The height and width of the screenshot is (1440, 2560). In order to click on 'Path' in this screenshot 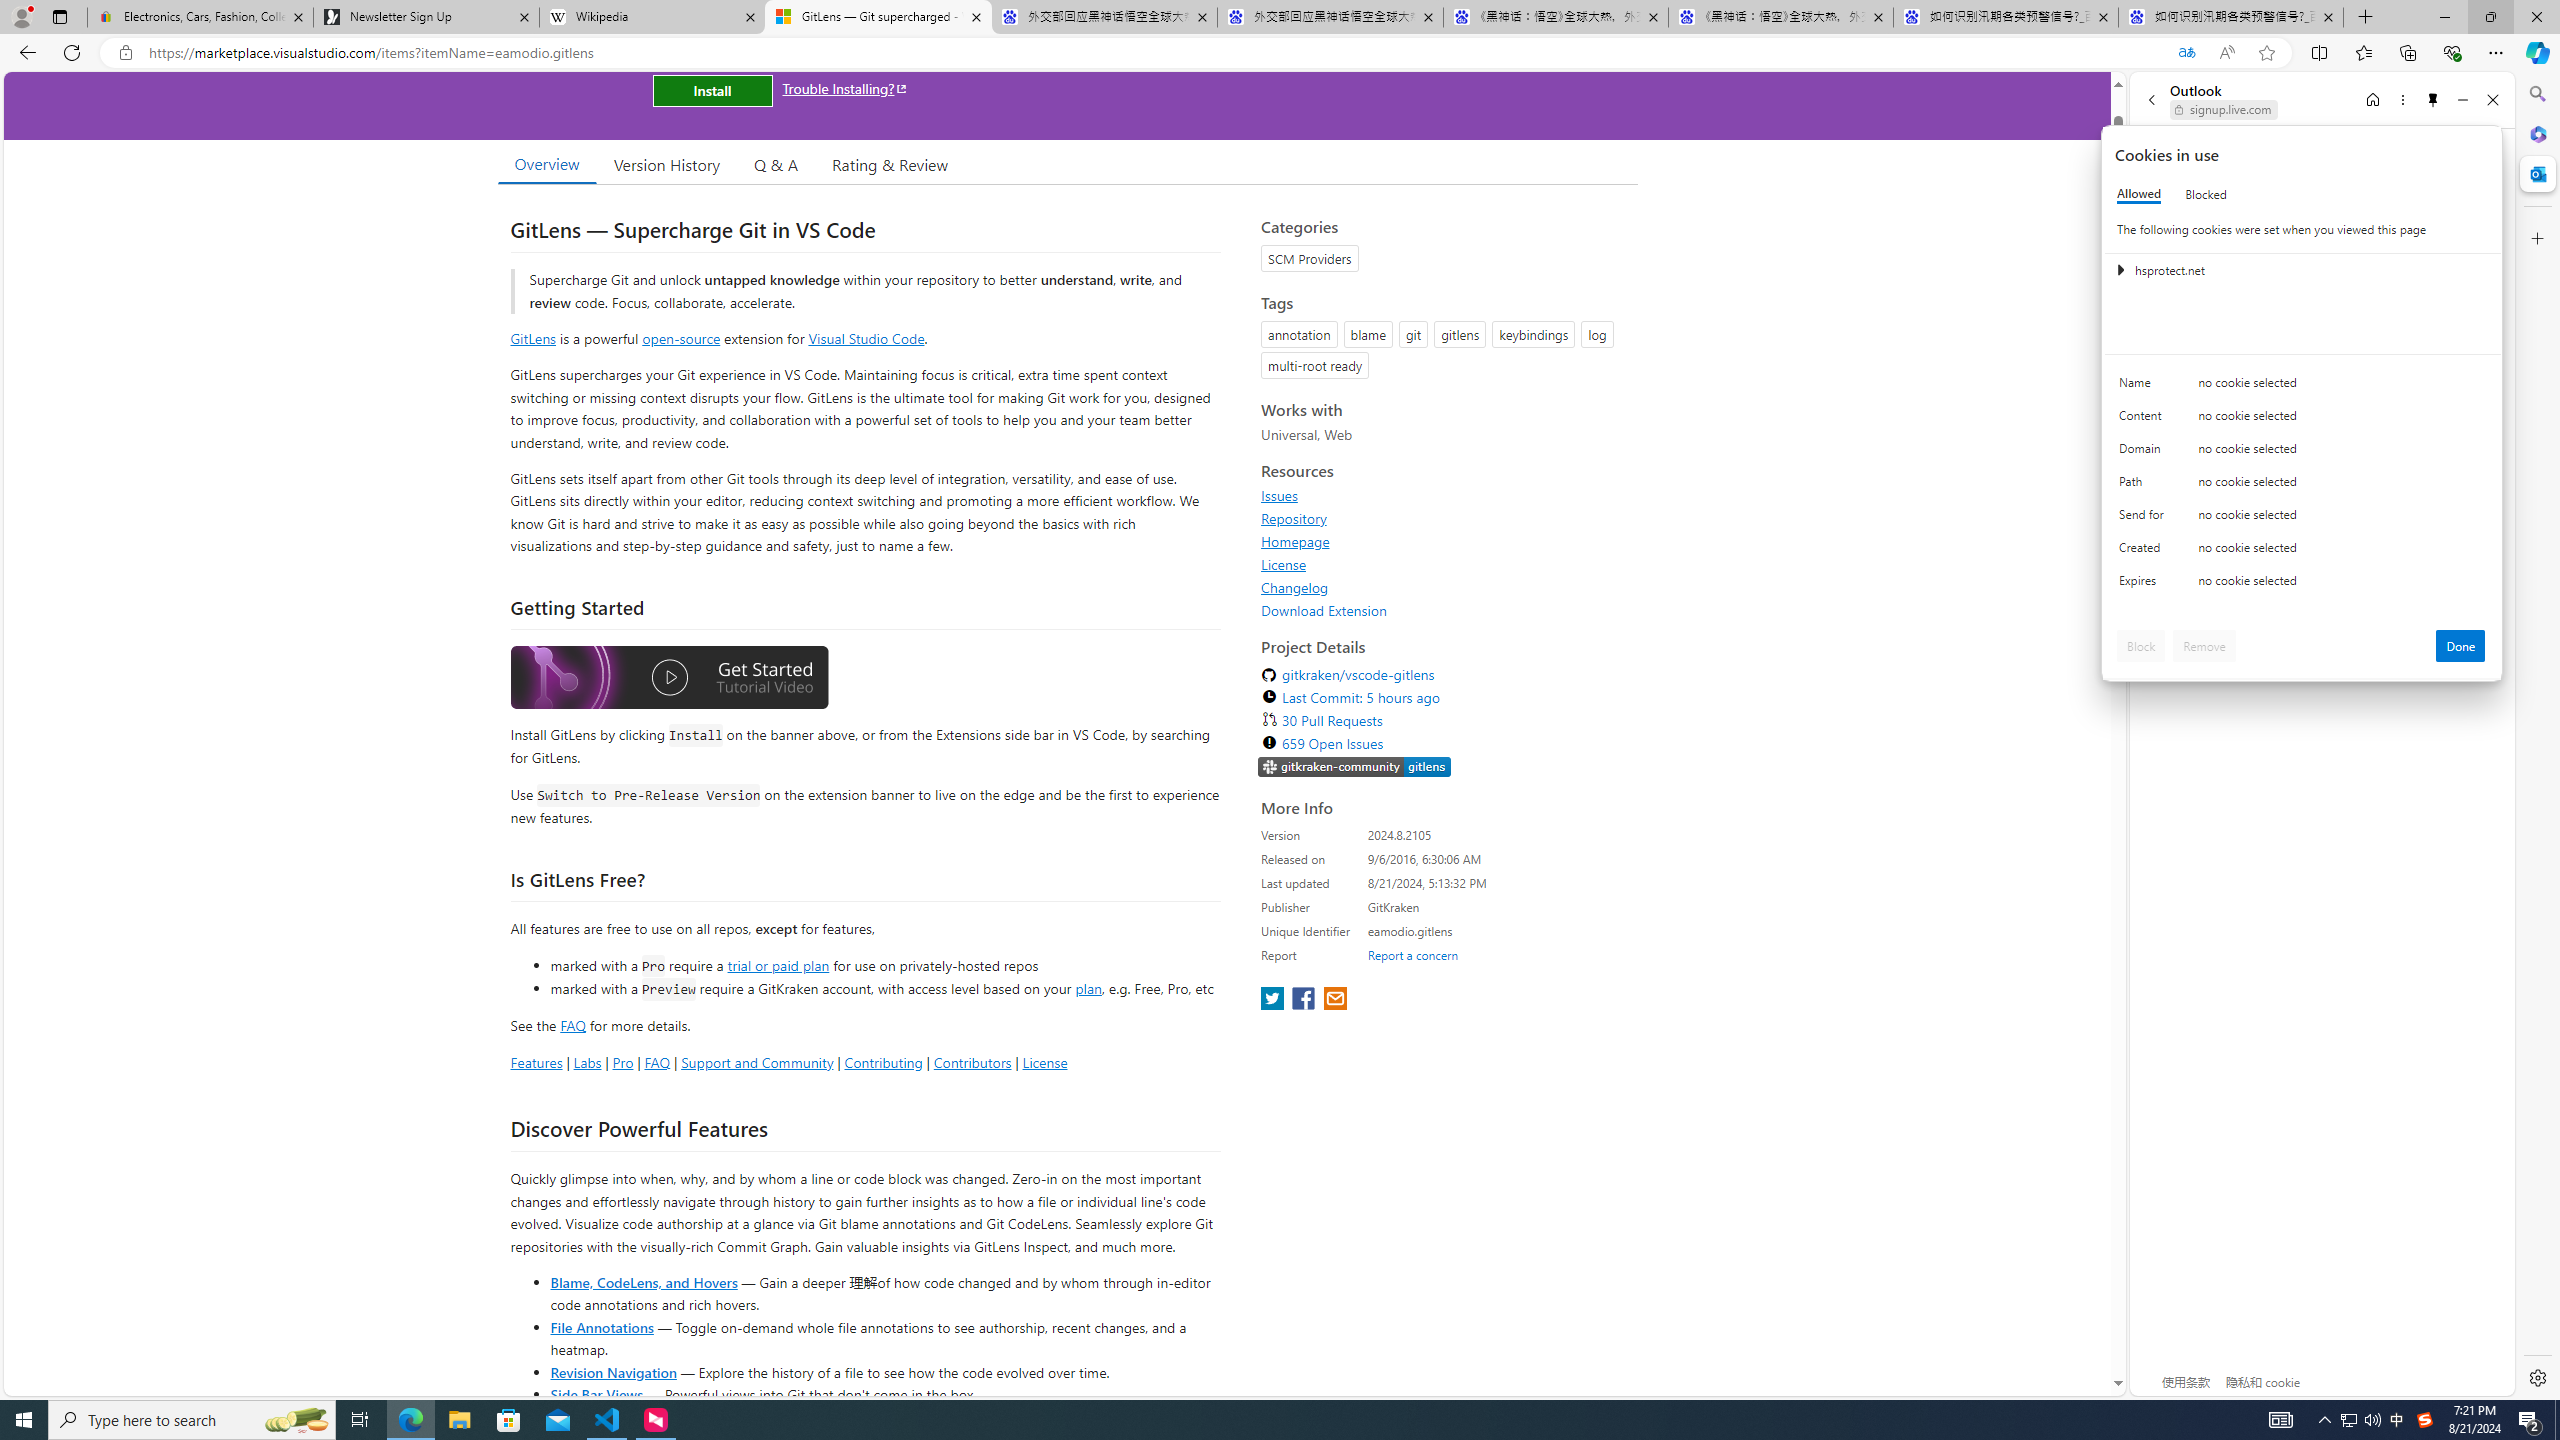, I will do `click(2144, 486)`.